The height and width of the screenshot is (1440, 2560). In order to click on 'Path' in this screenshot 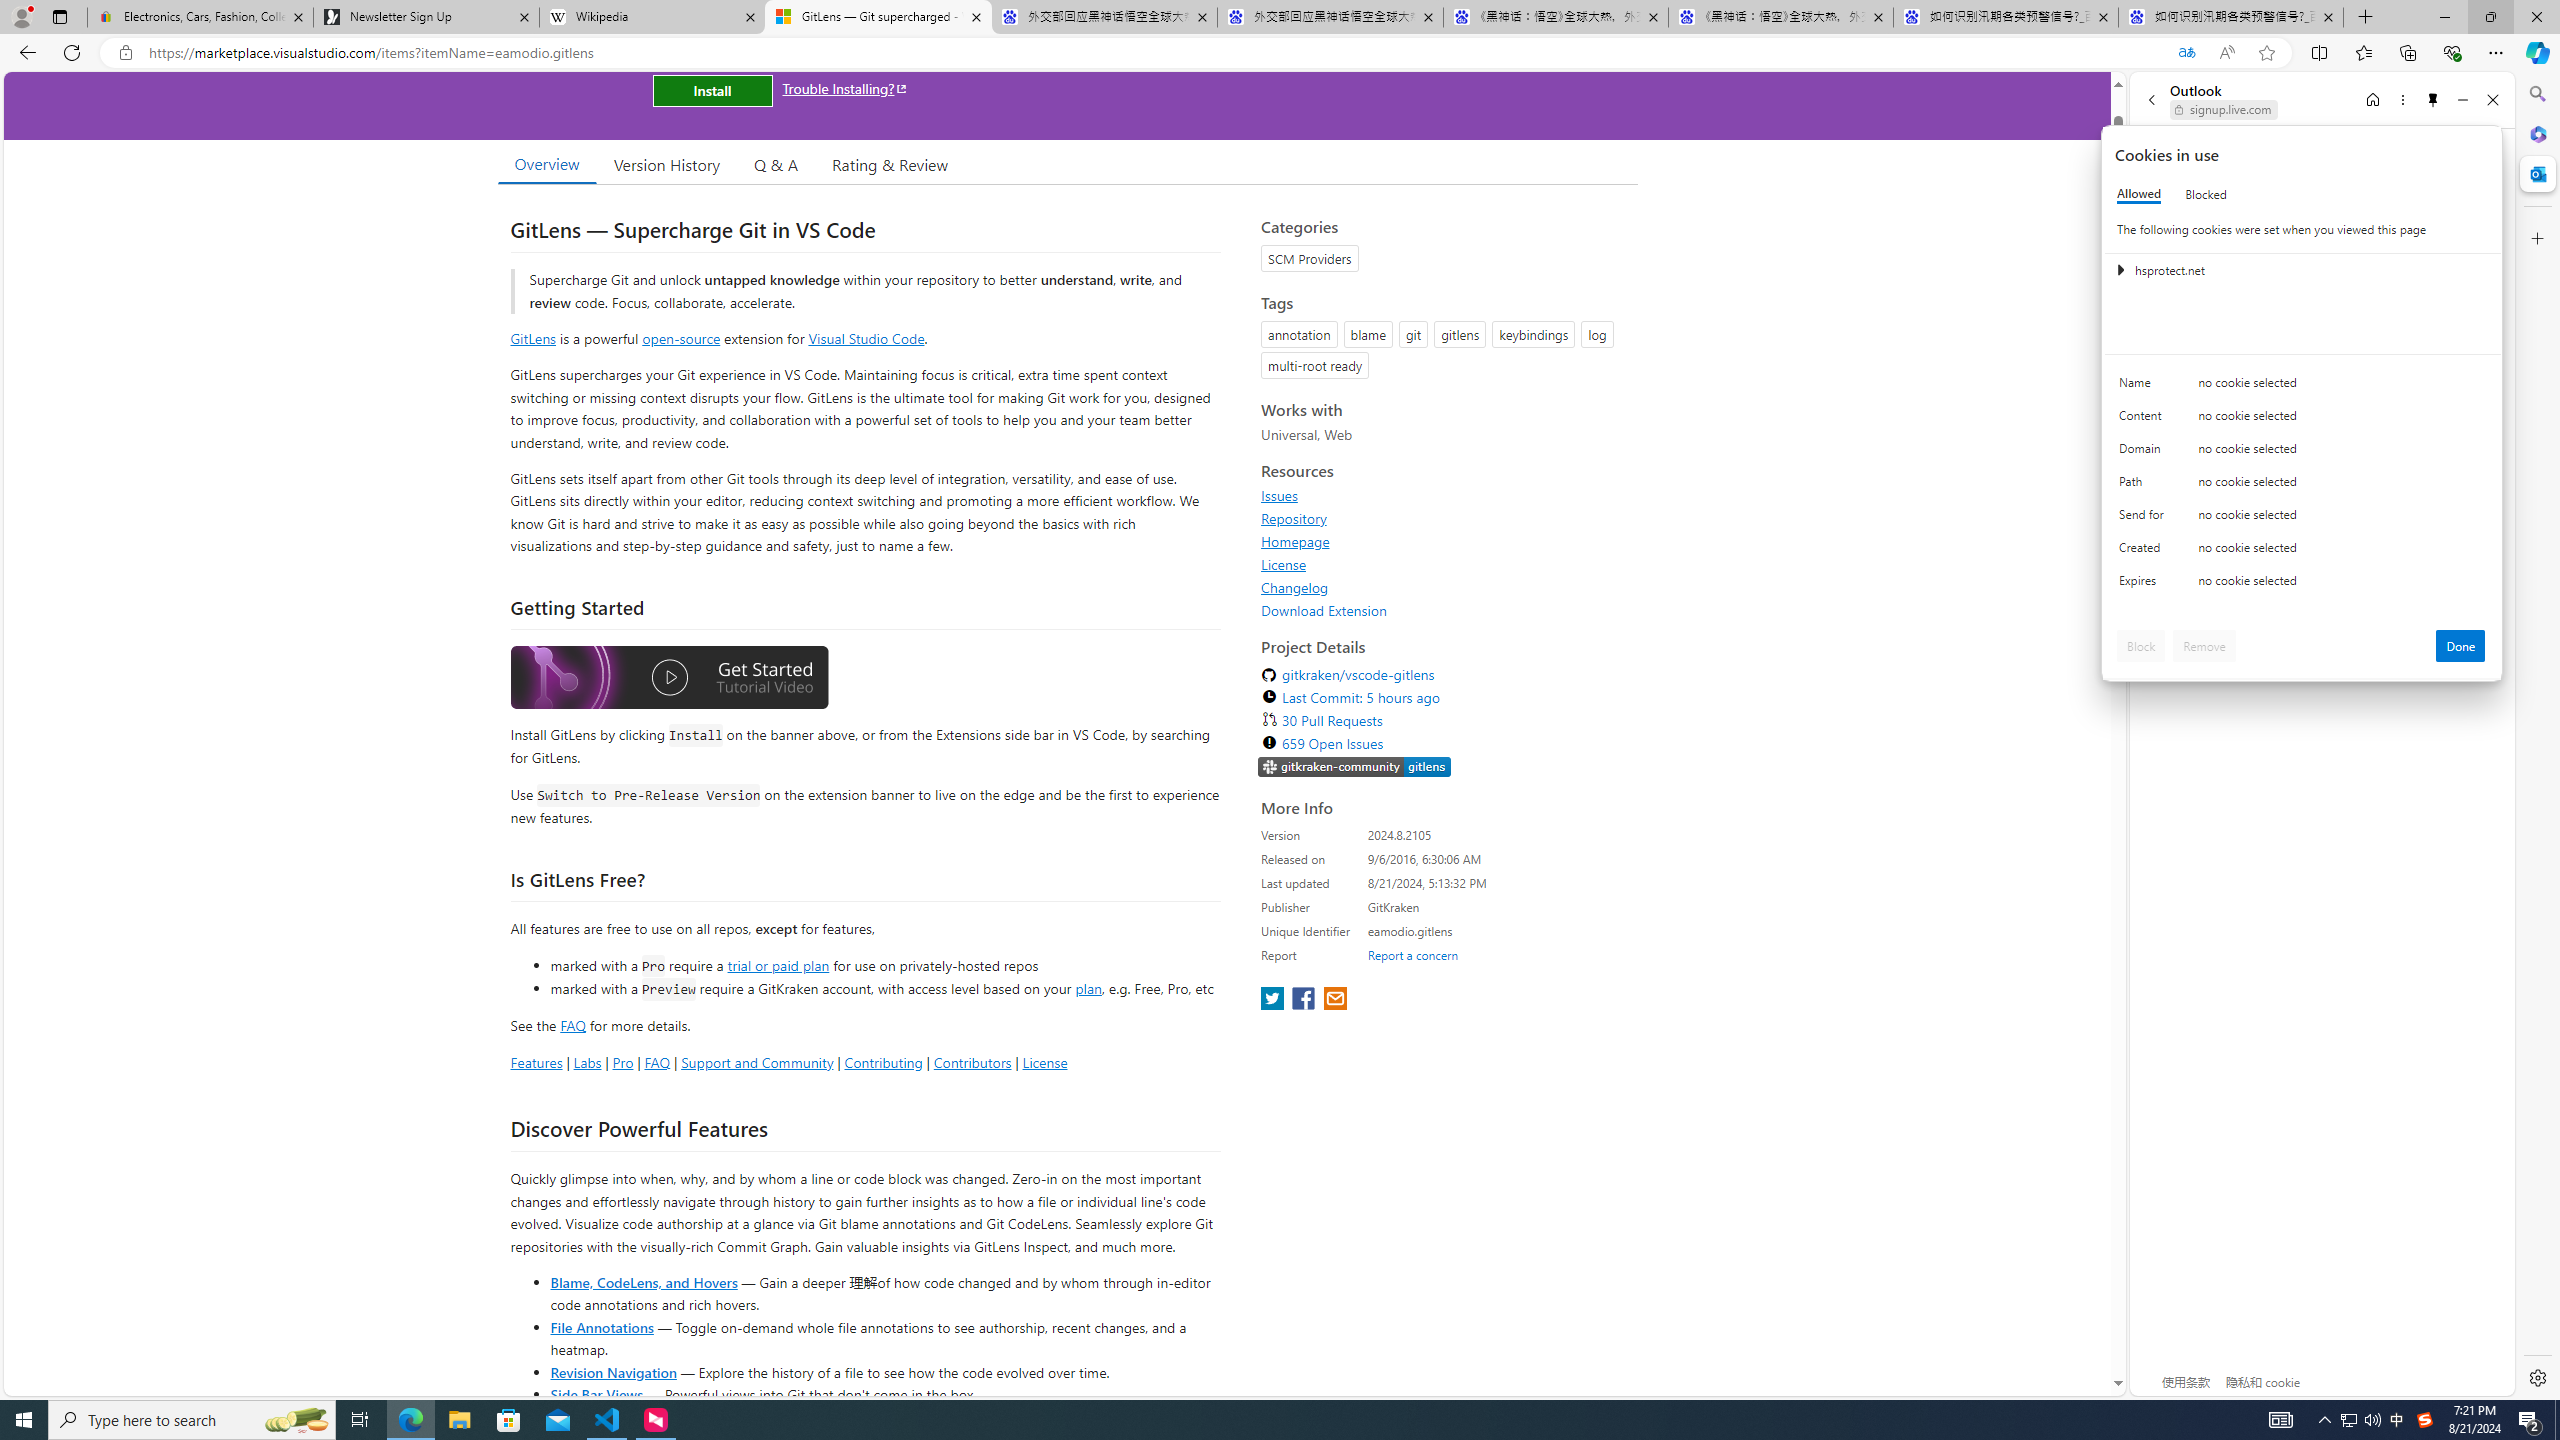, I will do `click(2144, 486)`.